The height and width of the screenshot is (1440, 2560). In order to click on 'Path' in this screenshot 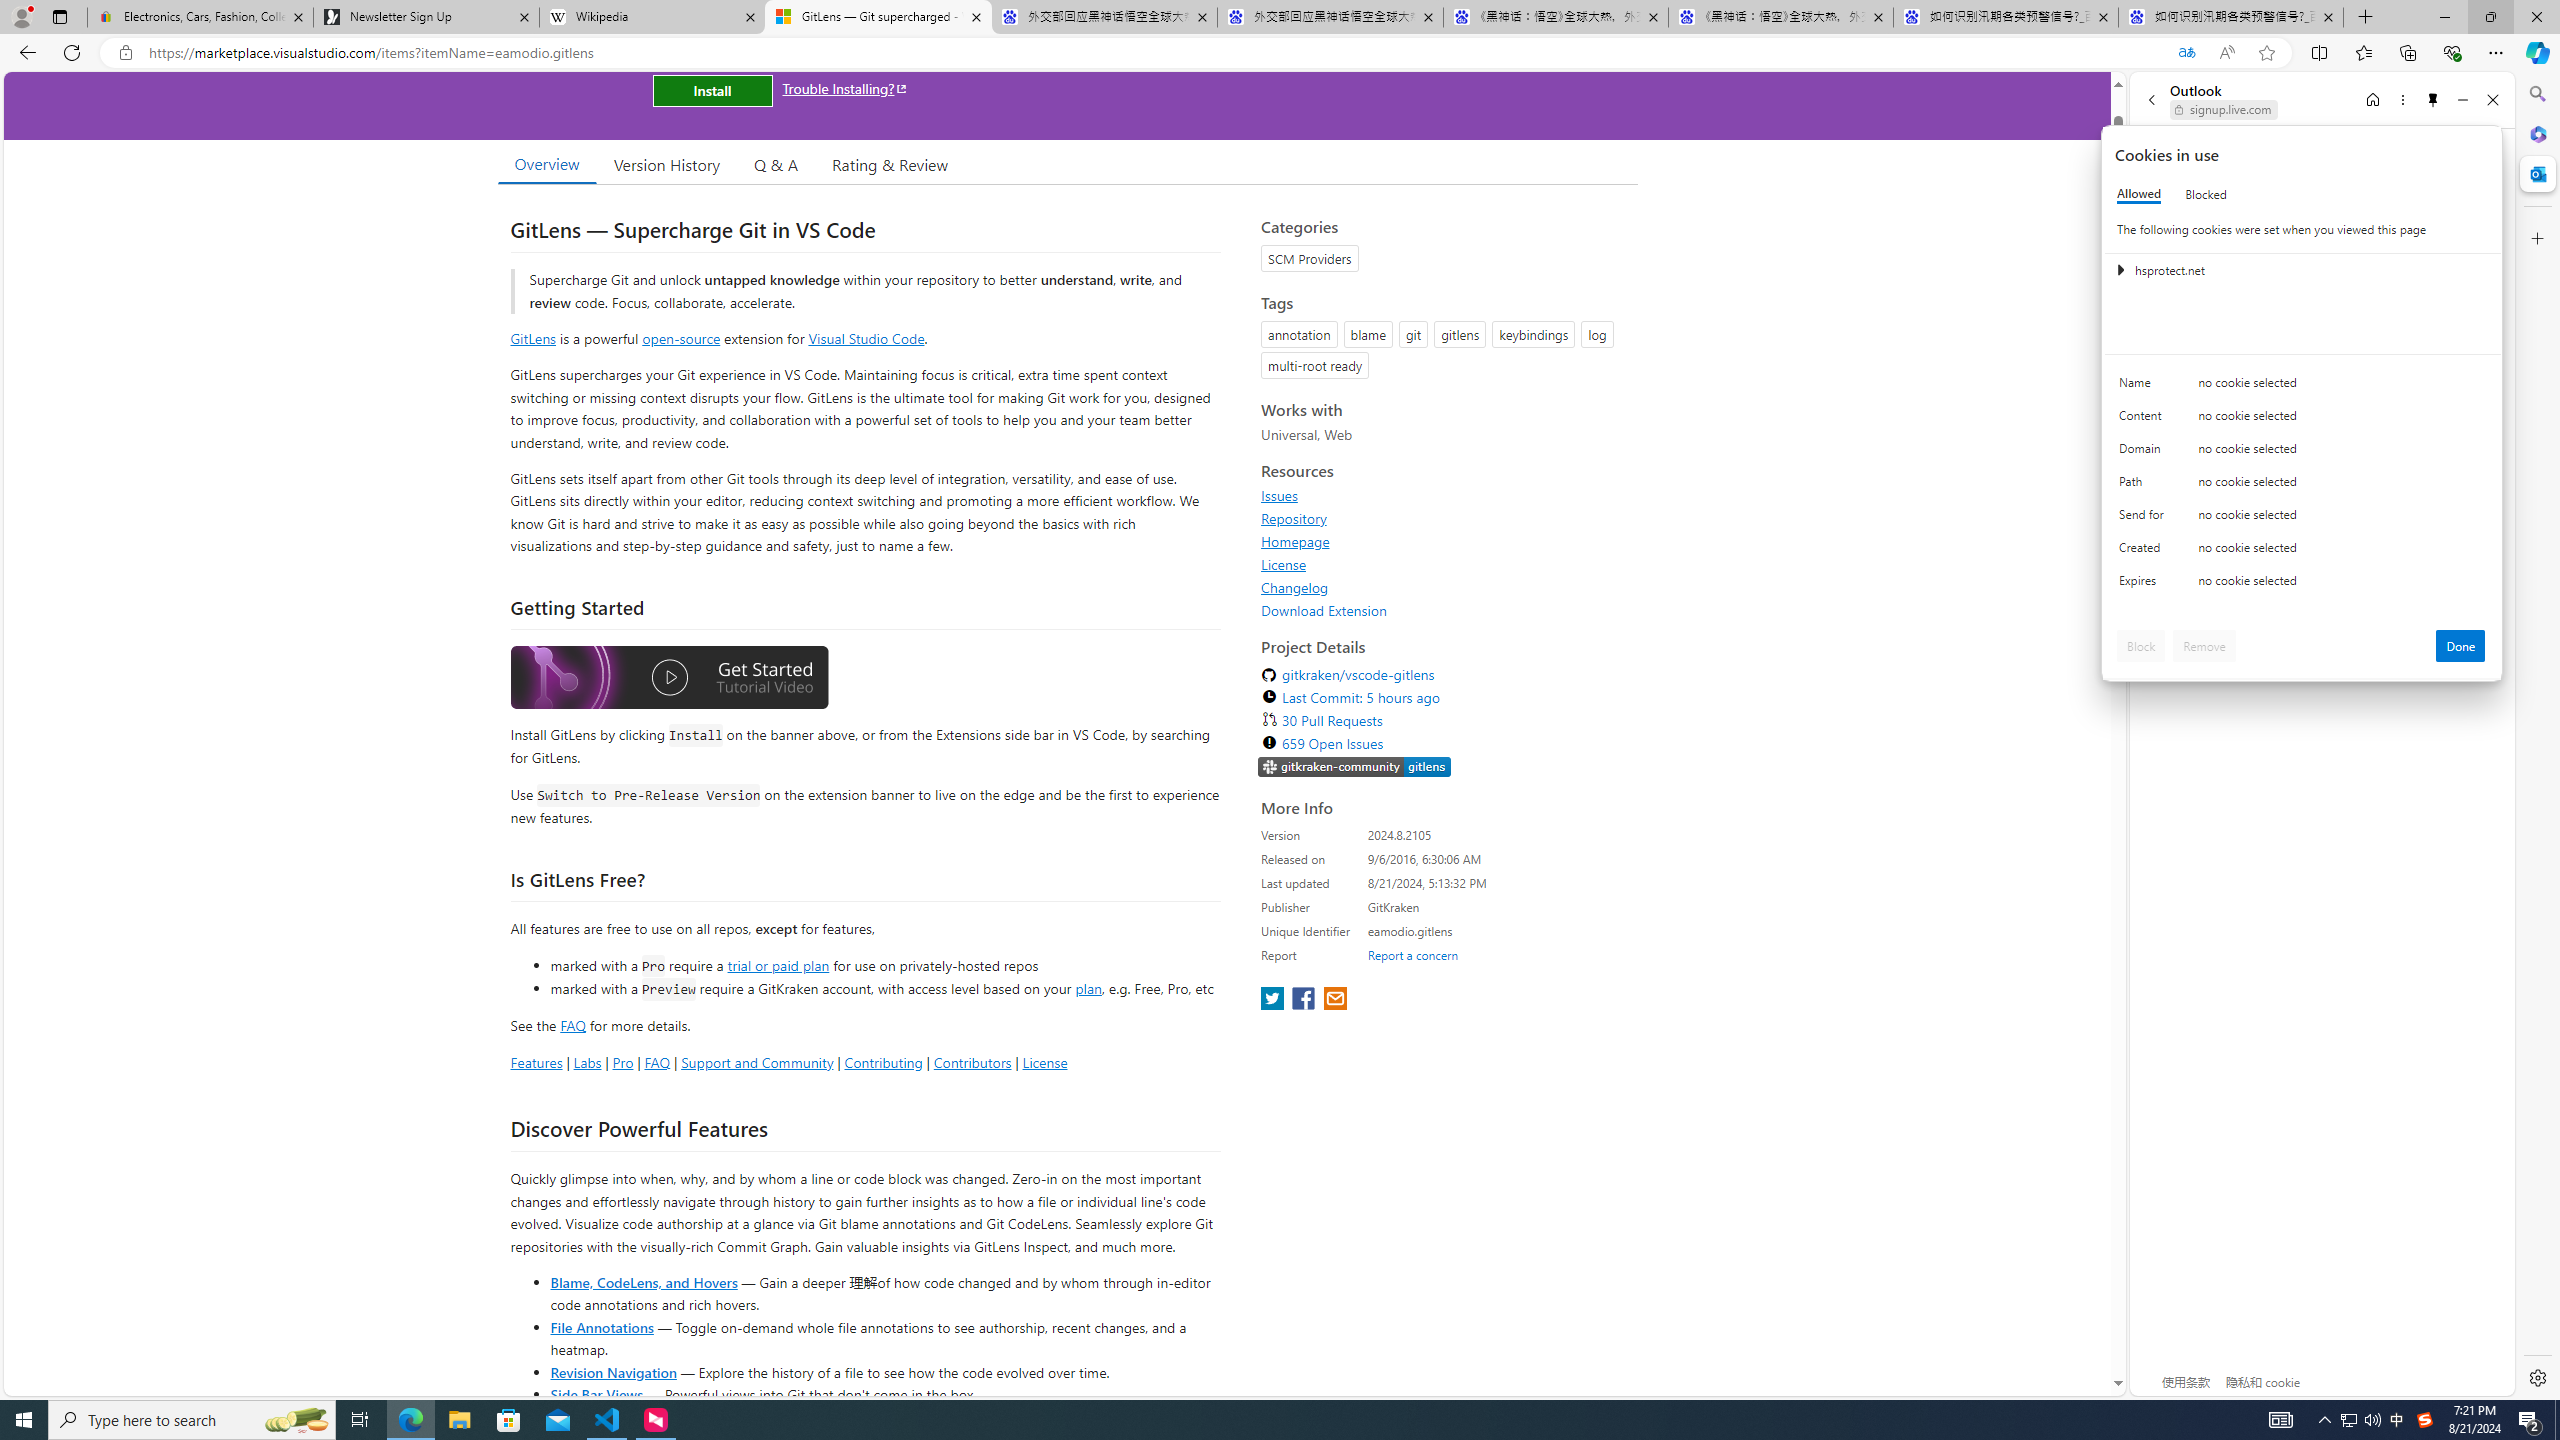, I will do `click(2144, 486)`.